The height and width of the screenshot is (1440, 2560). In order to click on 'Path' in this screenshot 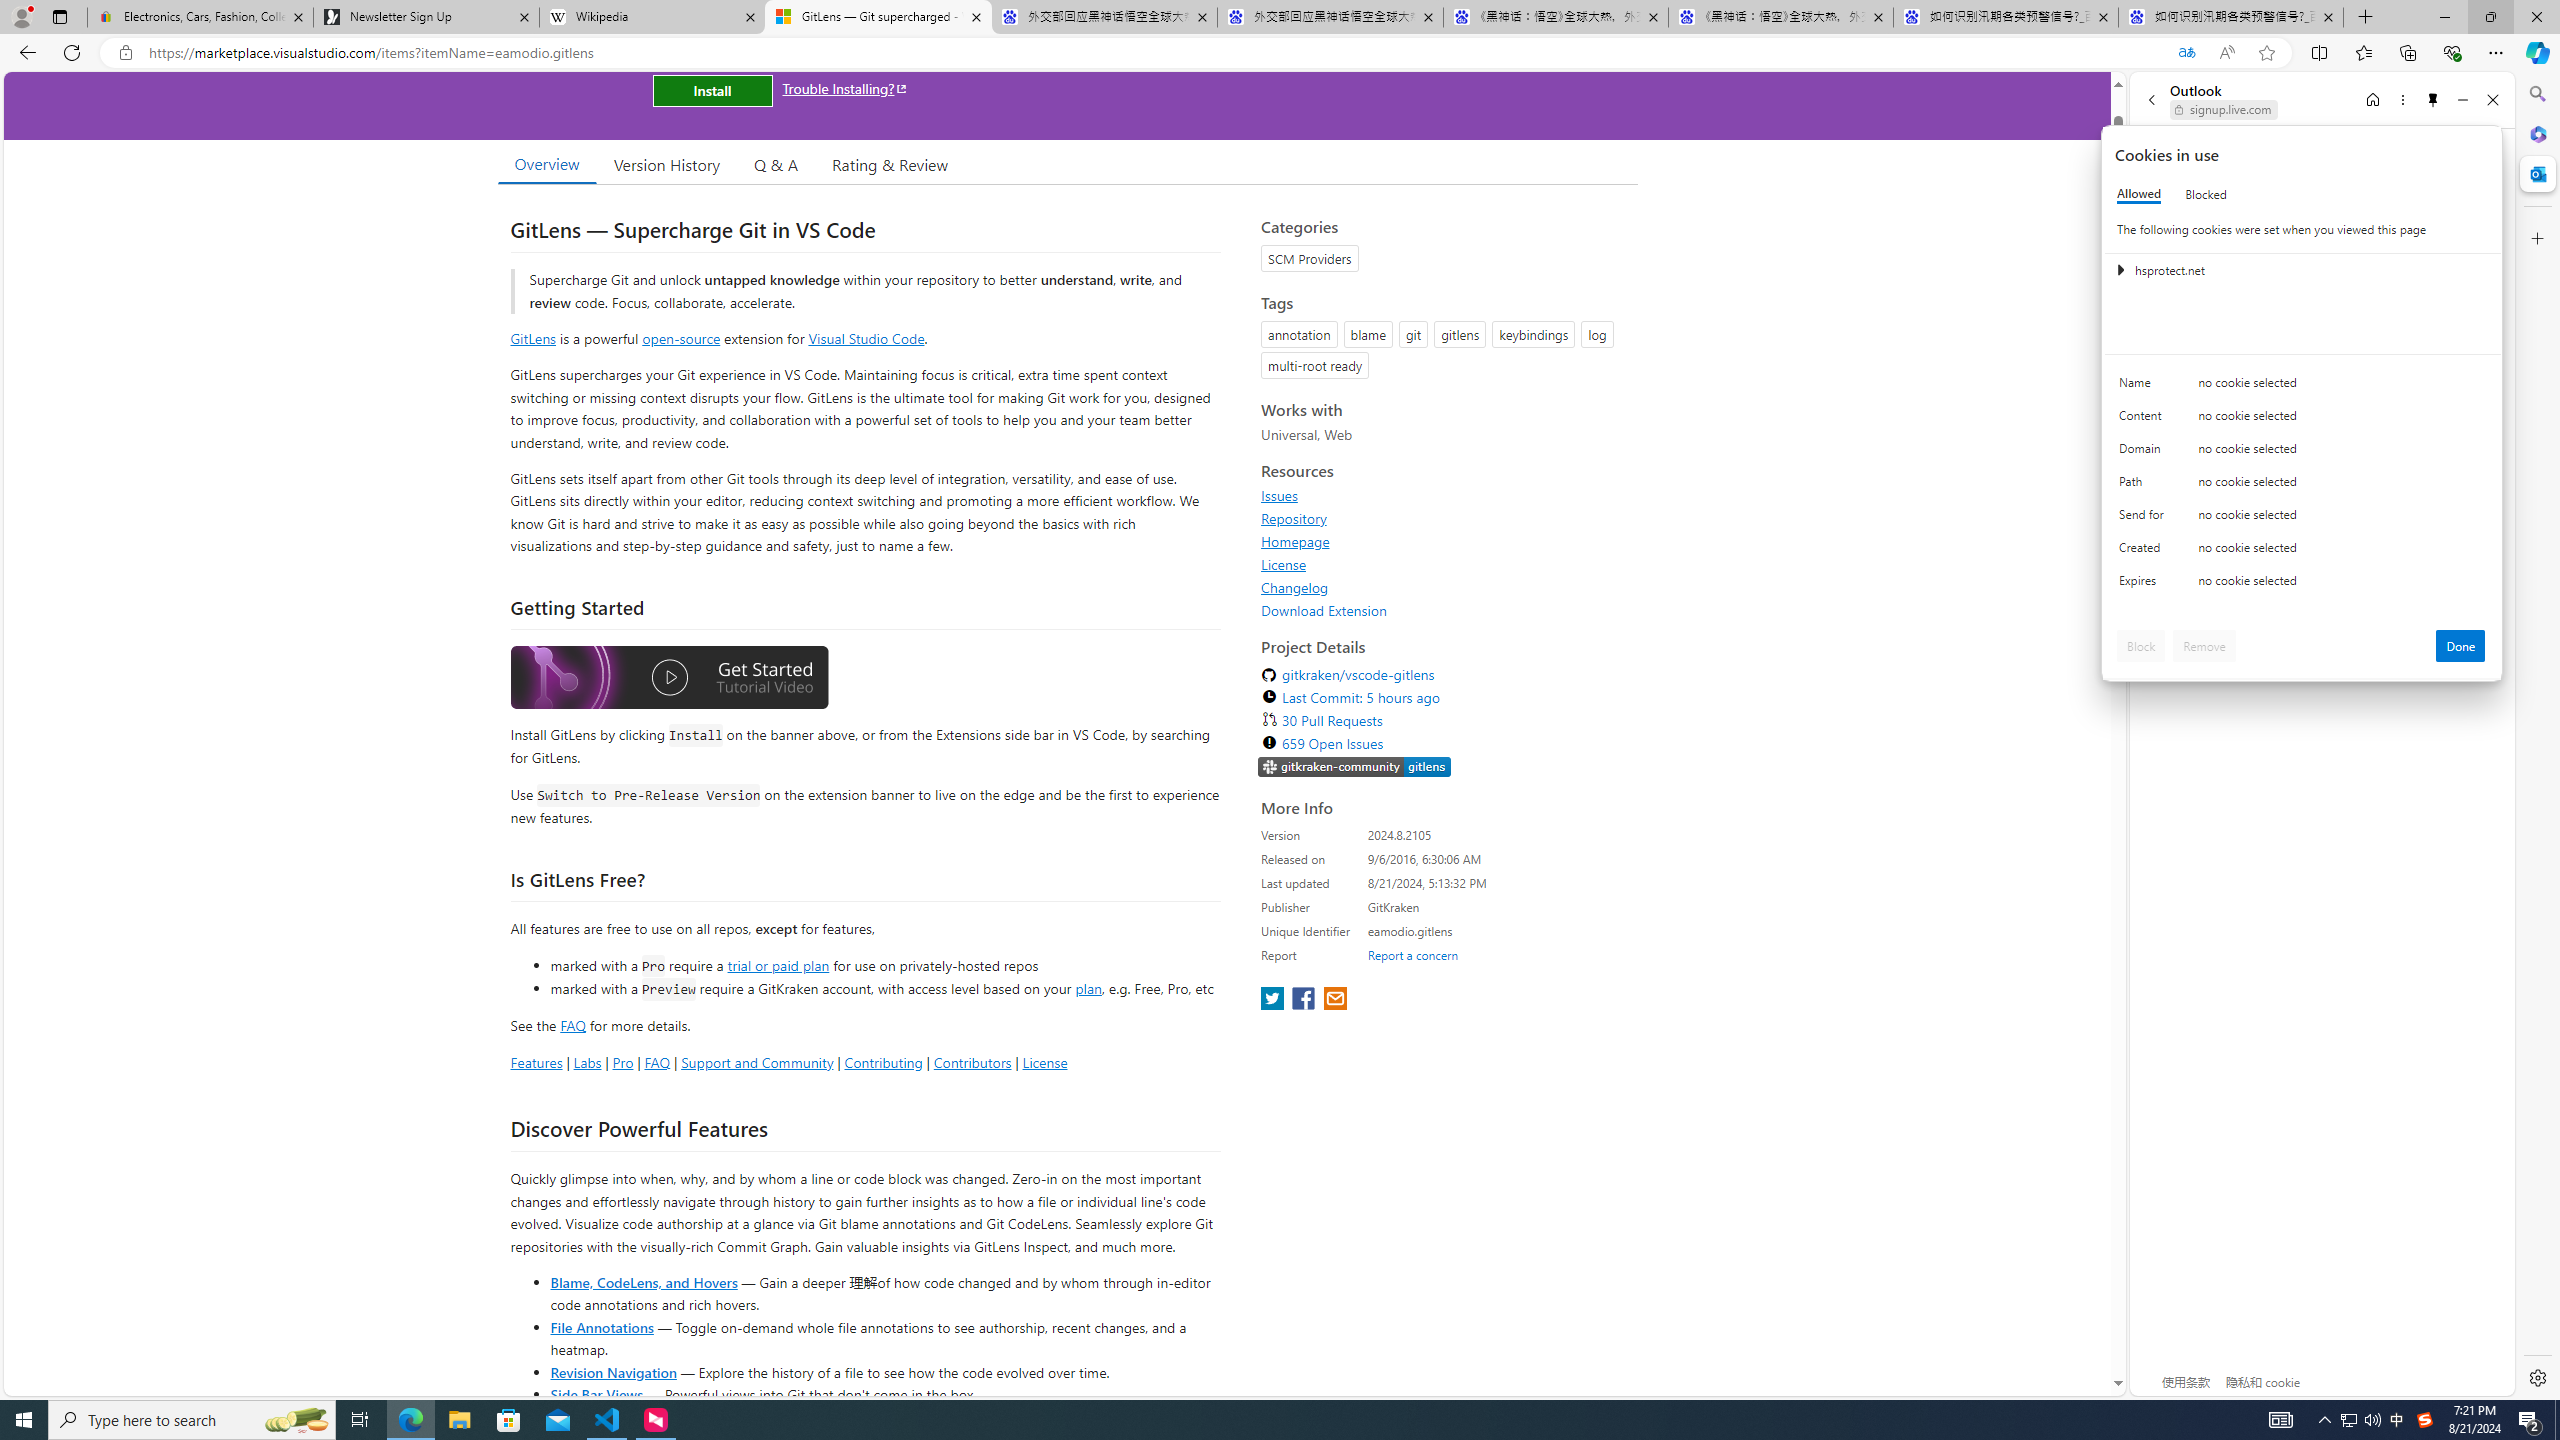, I will do `click(2144, 486)`.